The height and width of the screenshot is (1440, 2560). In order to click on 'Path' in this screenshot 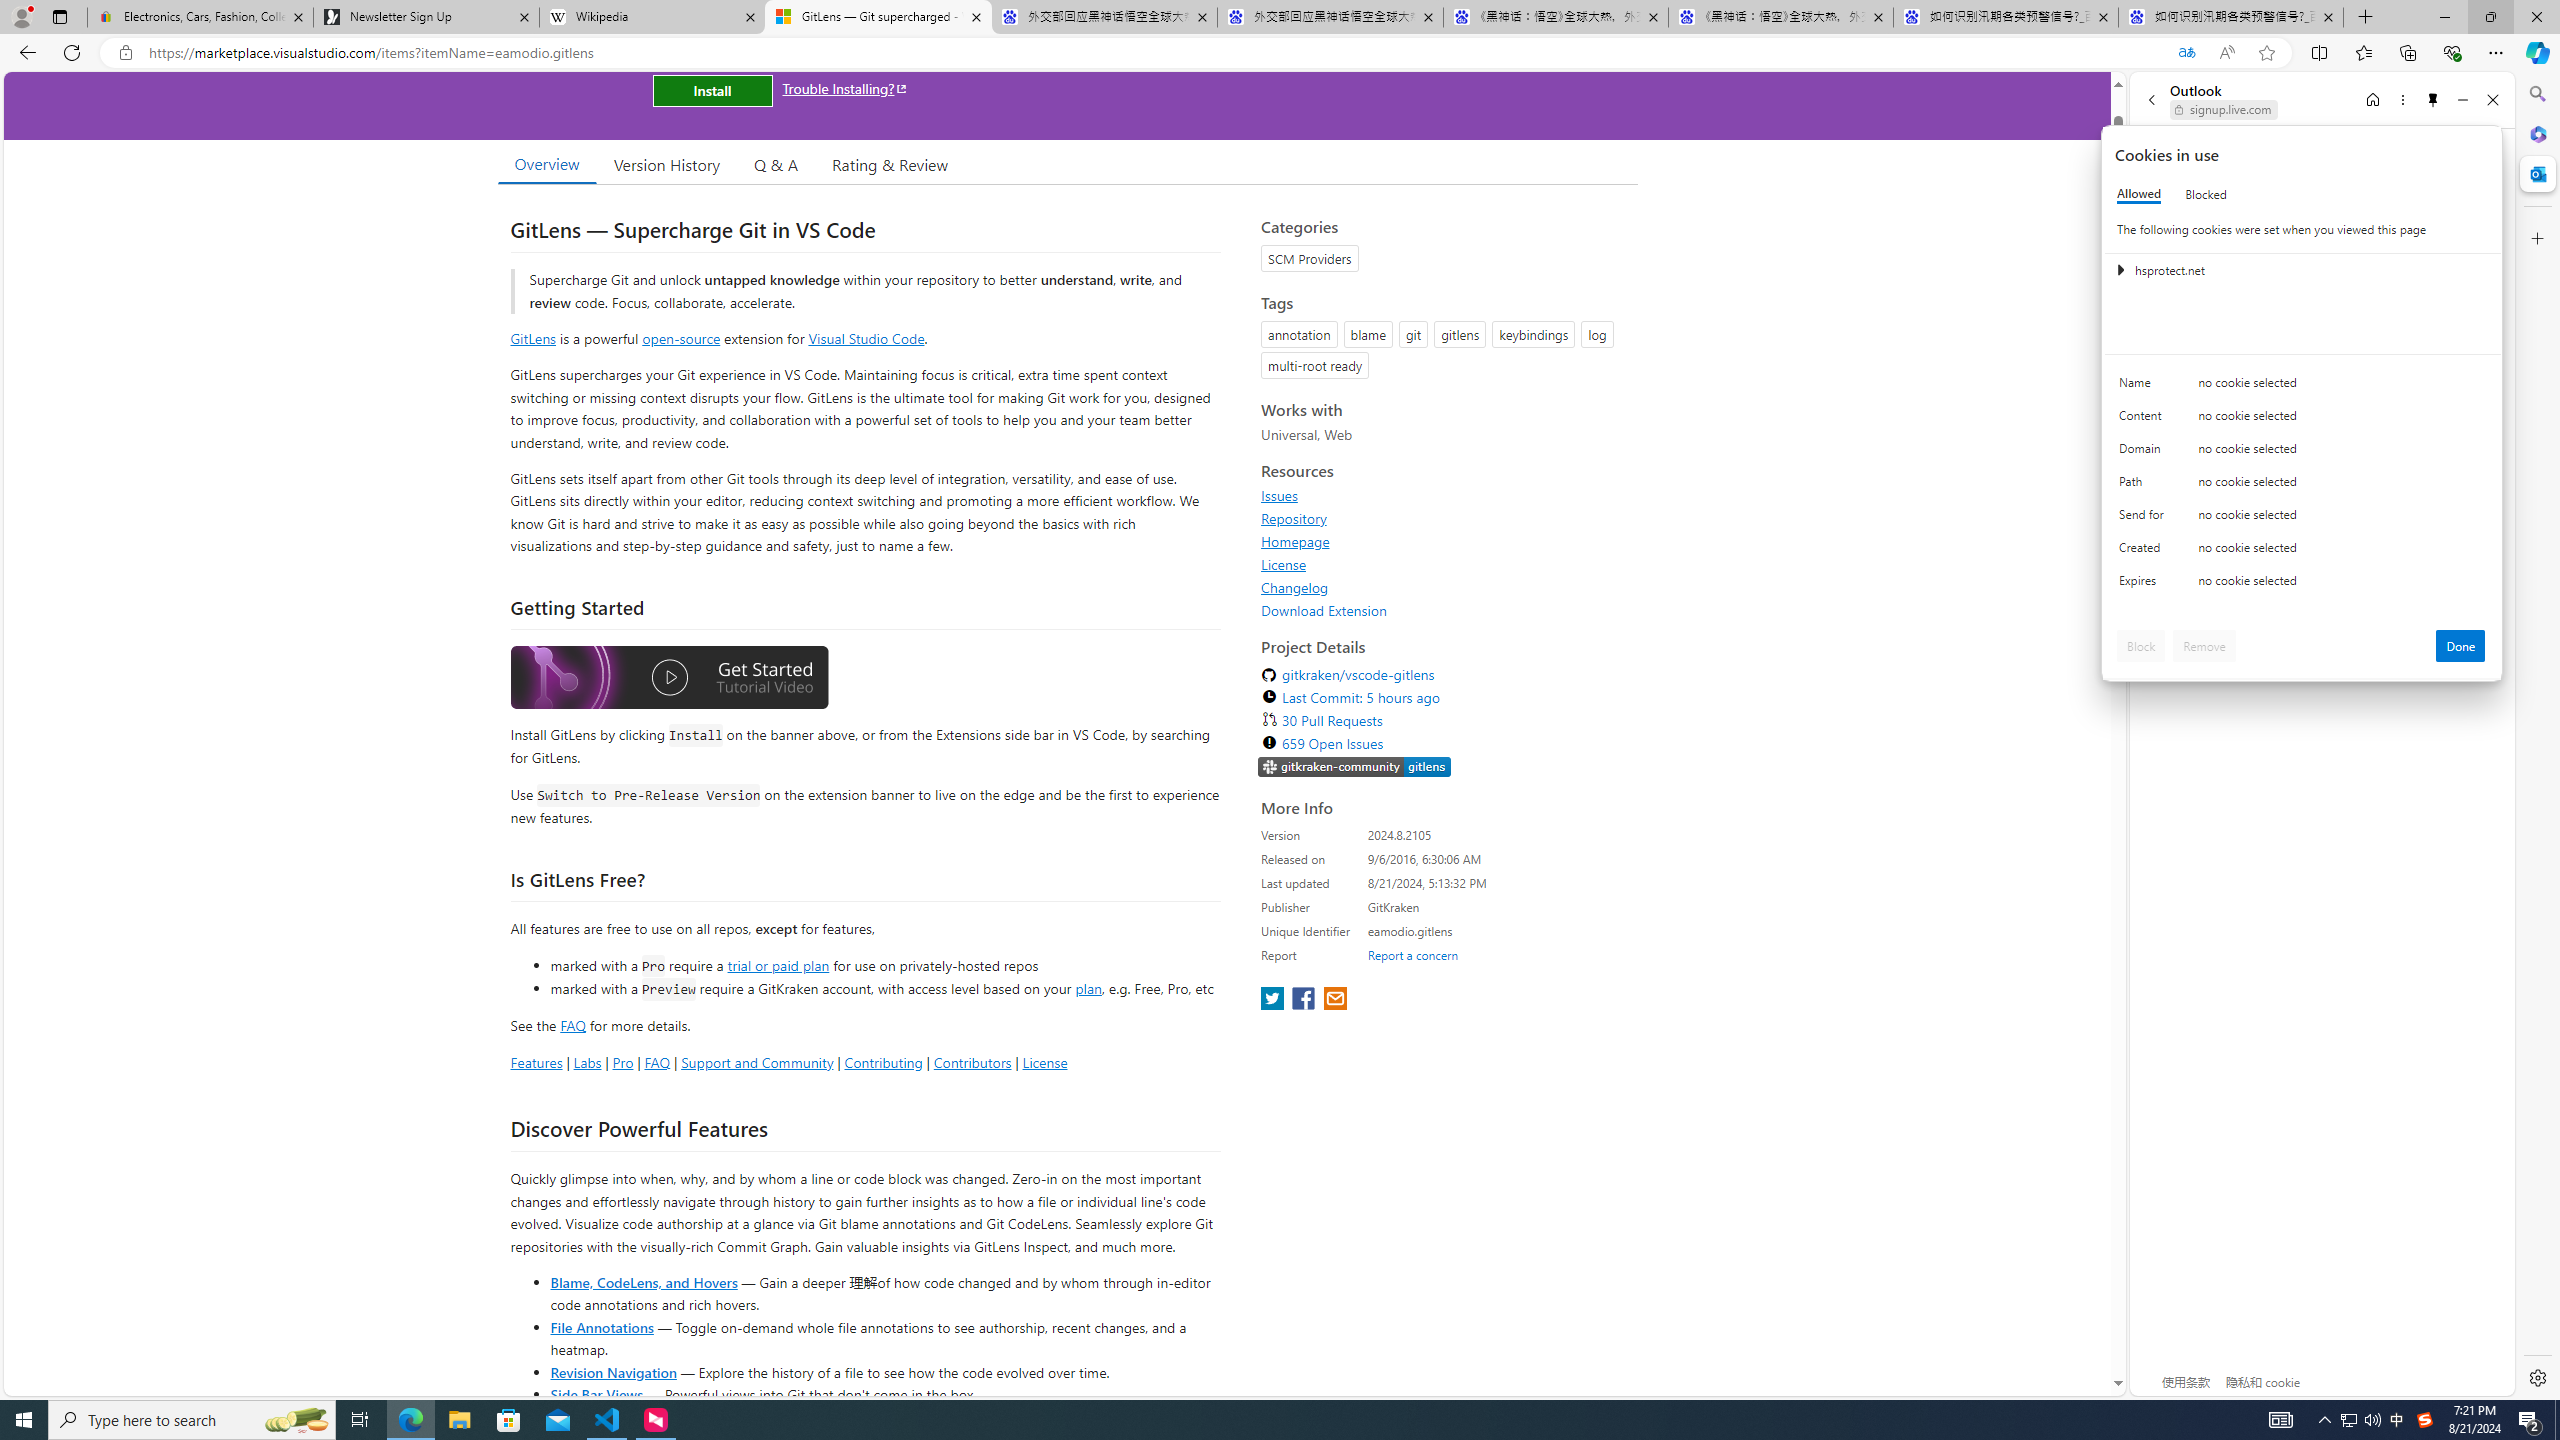, I will do `click(2144, 486)`.